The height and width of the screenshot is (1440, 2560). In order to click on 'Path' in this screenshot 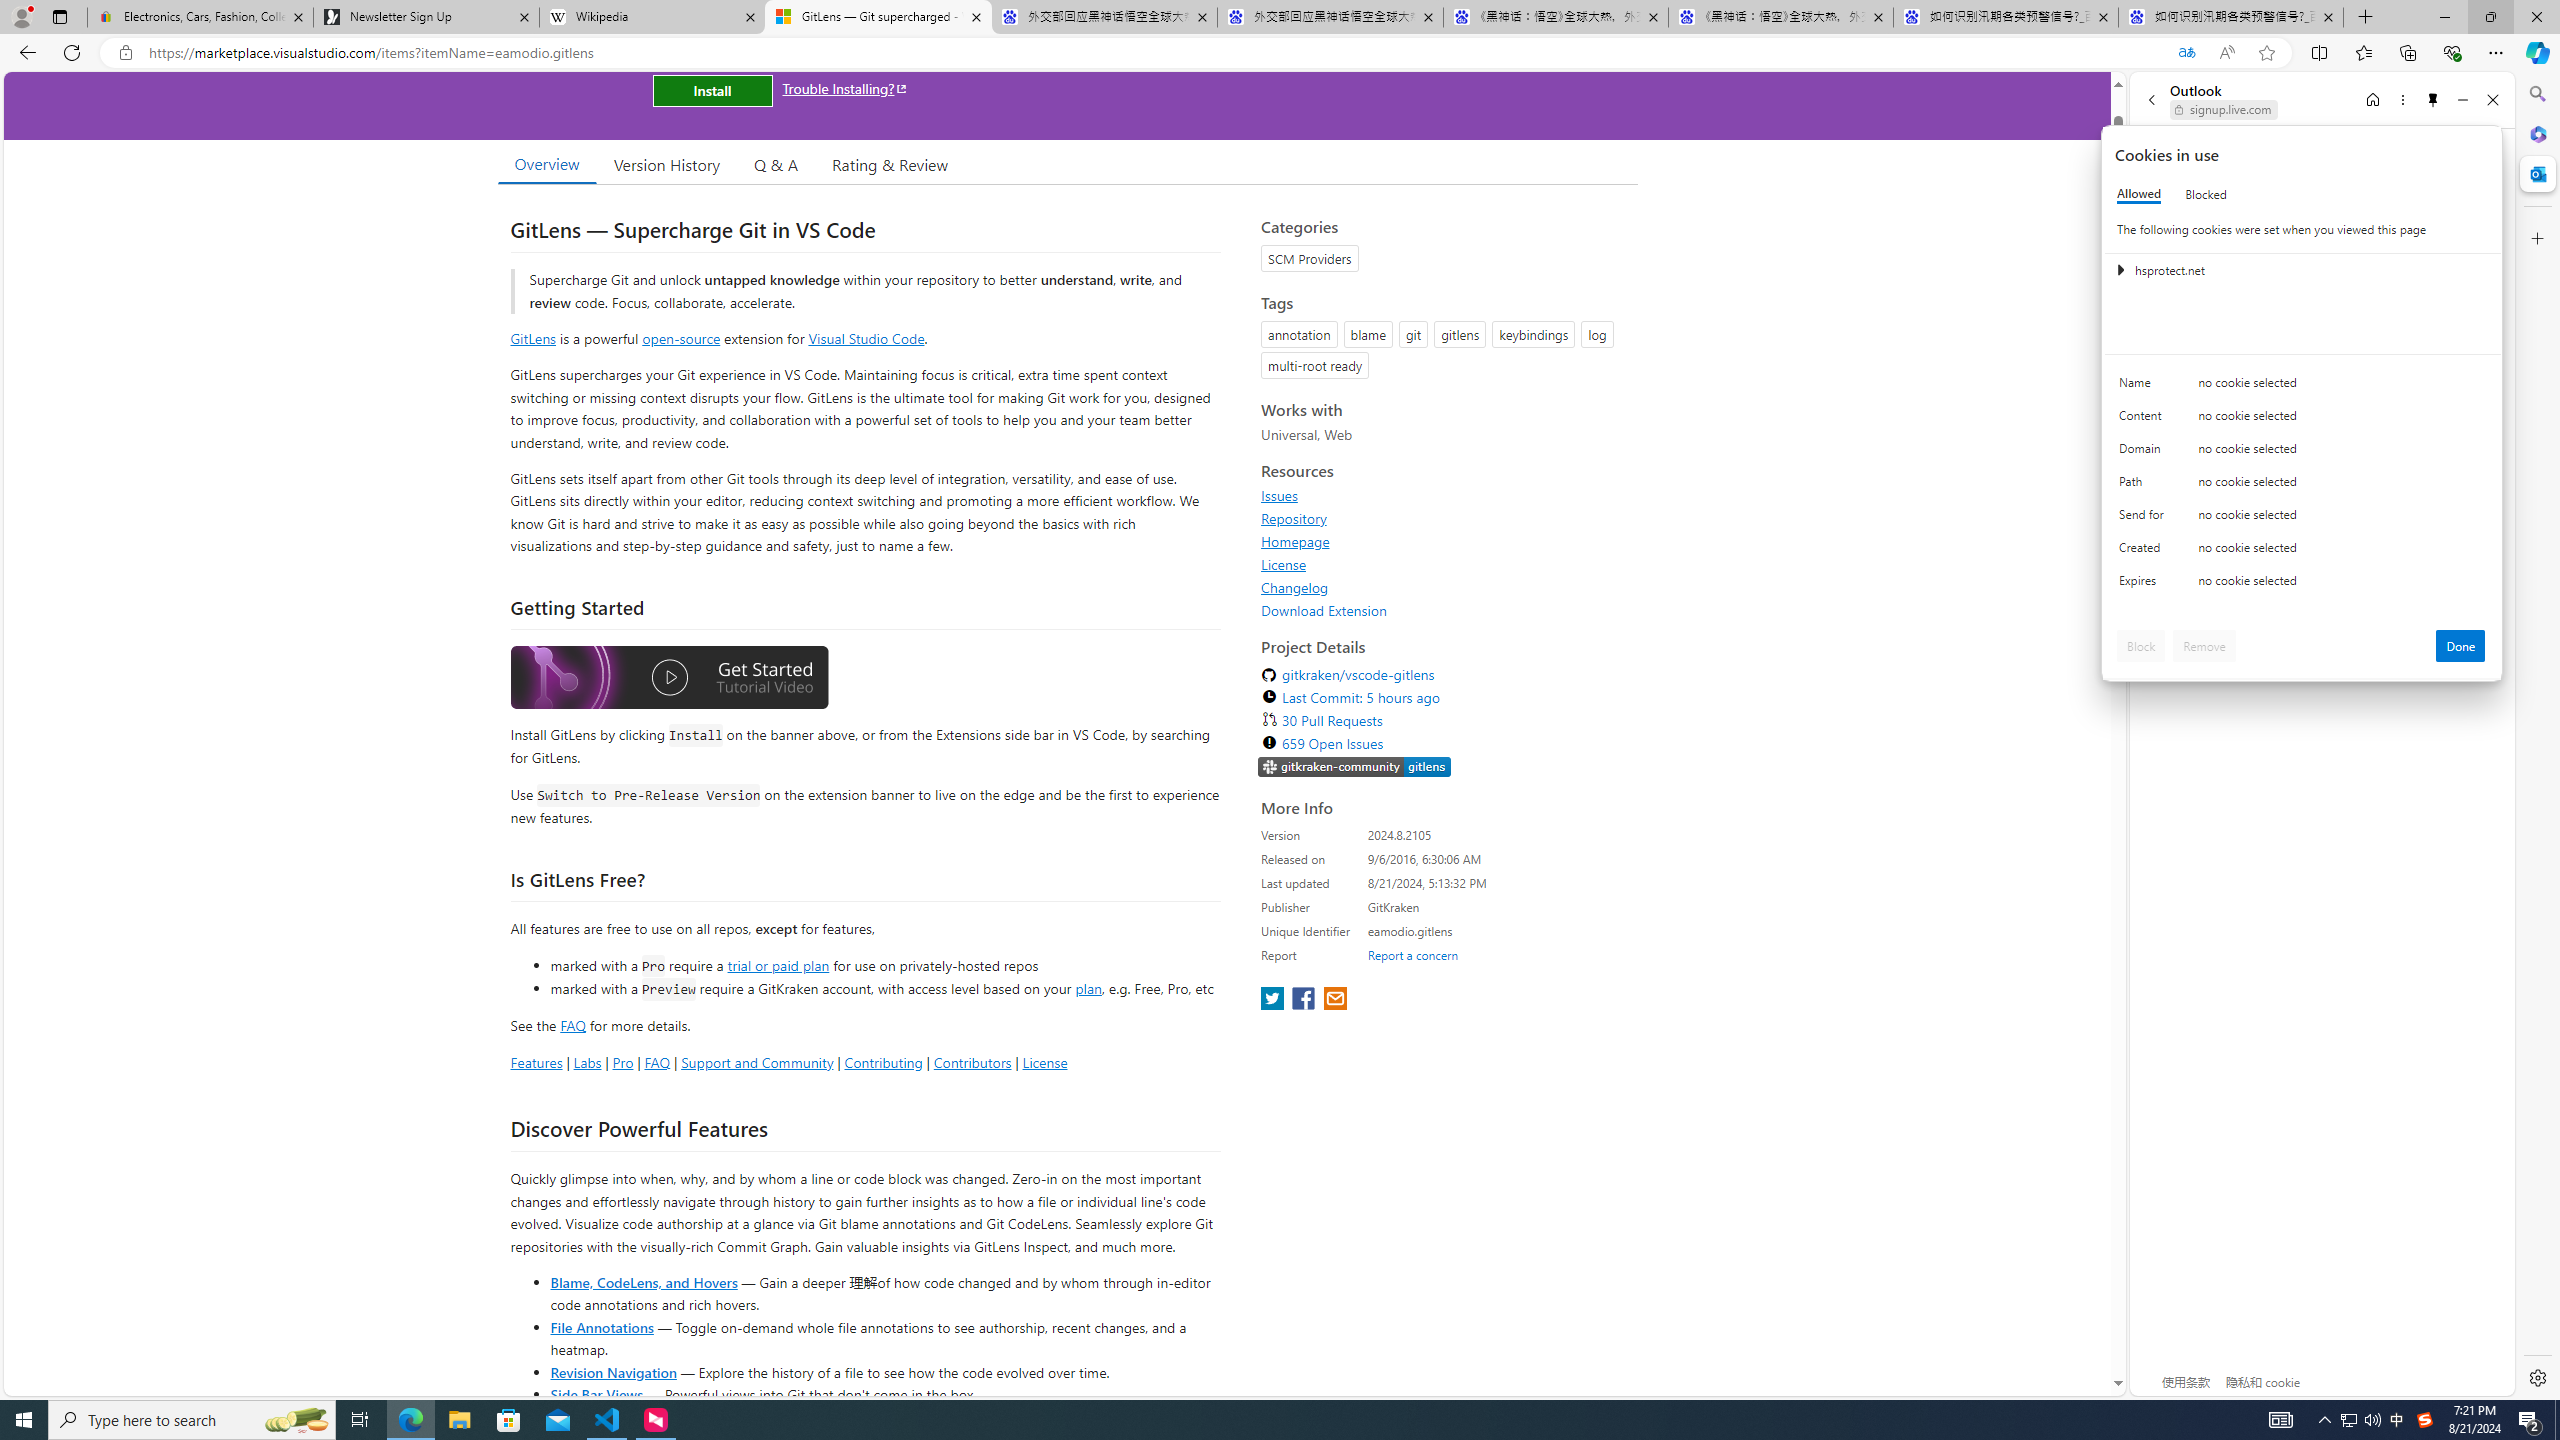, I will do `click(2144, 486)`.